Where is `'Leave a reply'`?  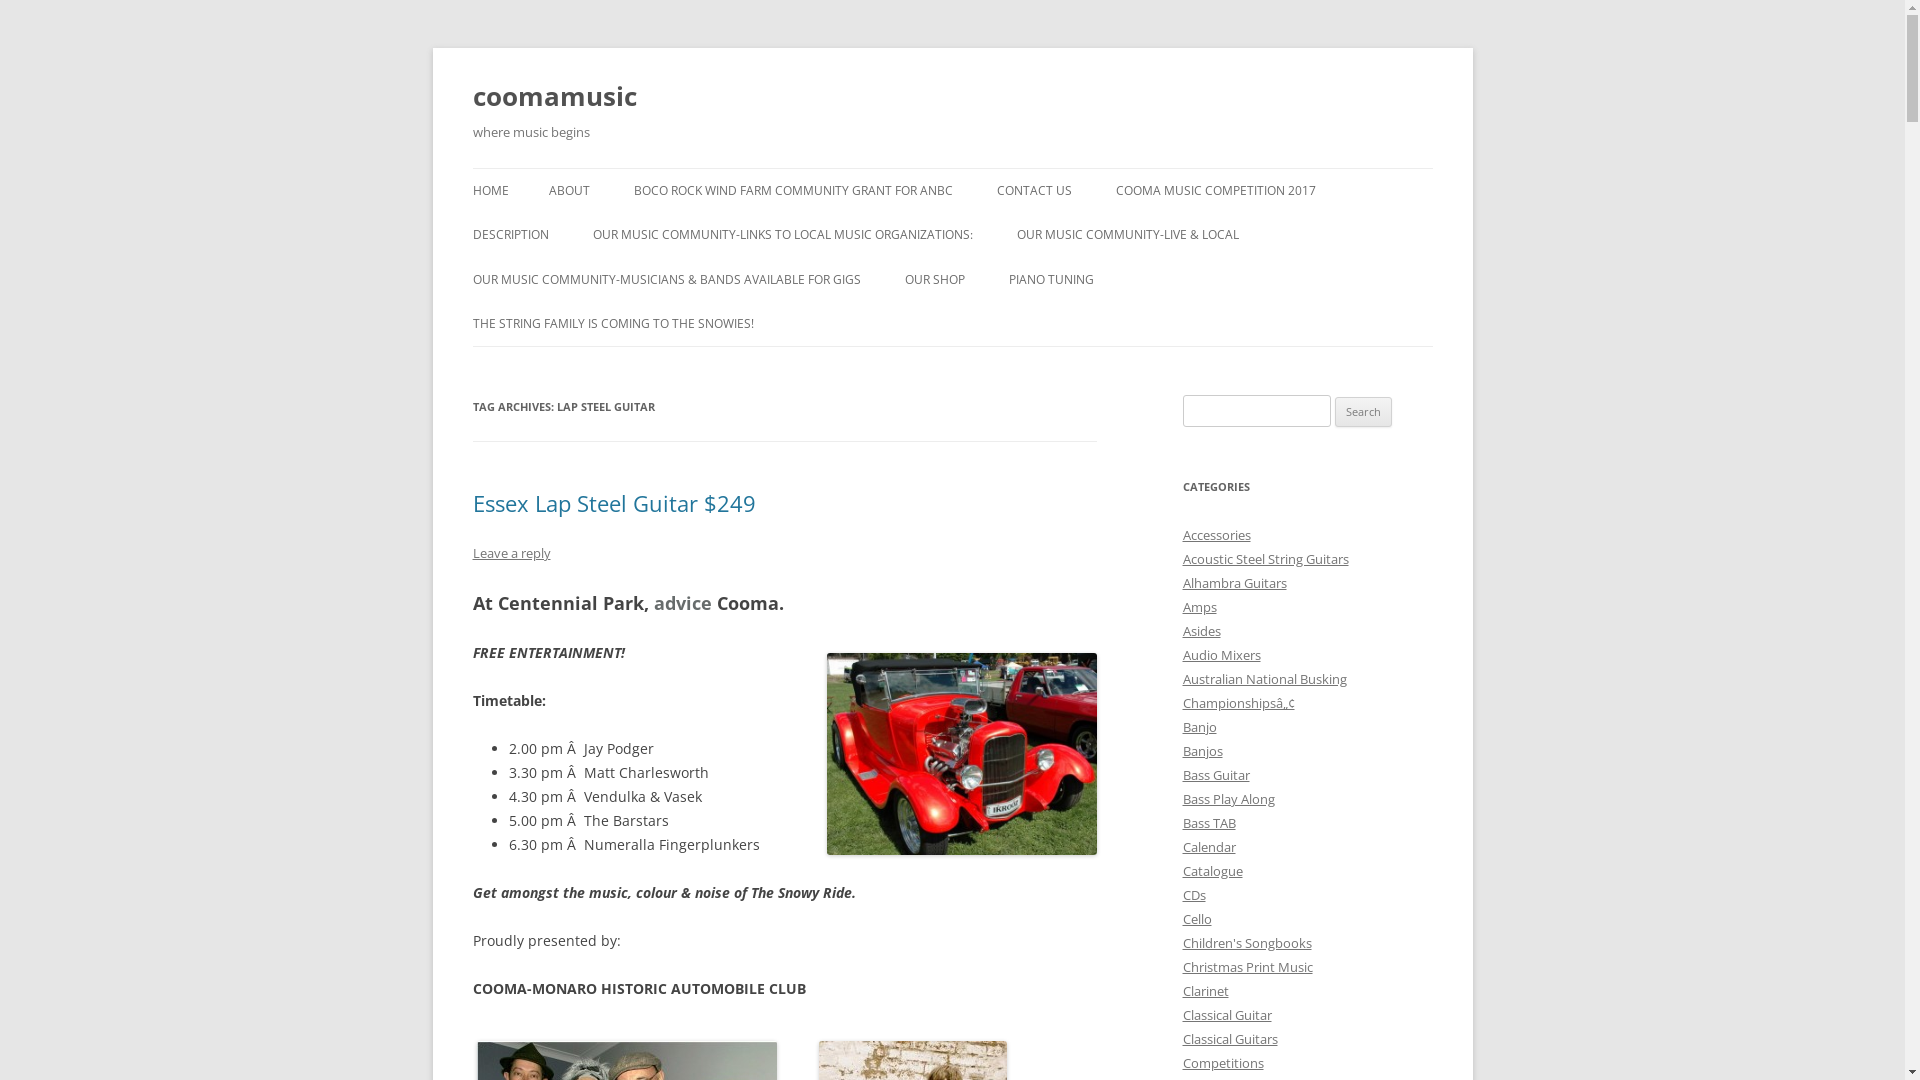
'Leave a reply' is located at coordinates (470, 552).